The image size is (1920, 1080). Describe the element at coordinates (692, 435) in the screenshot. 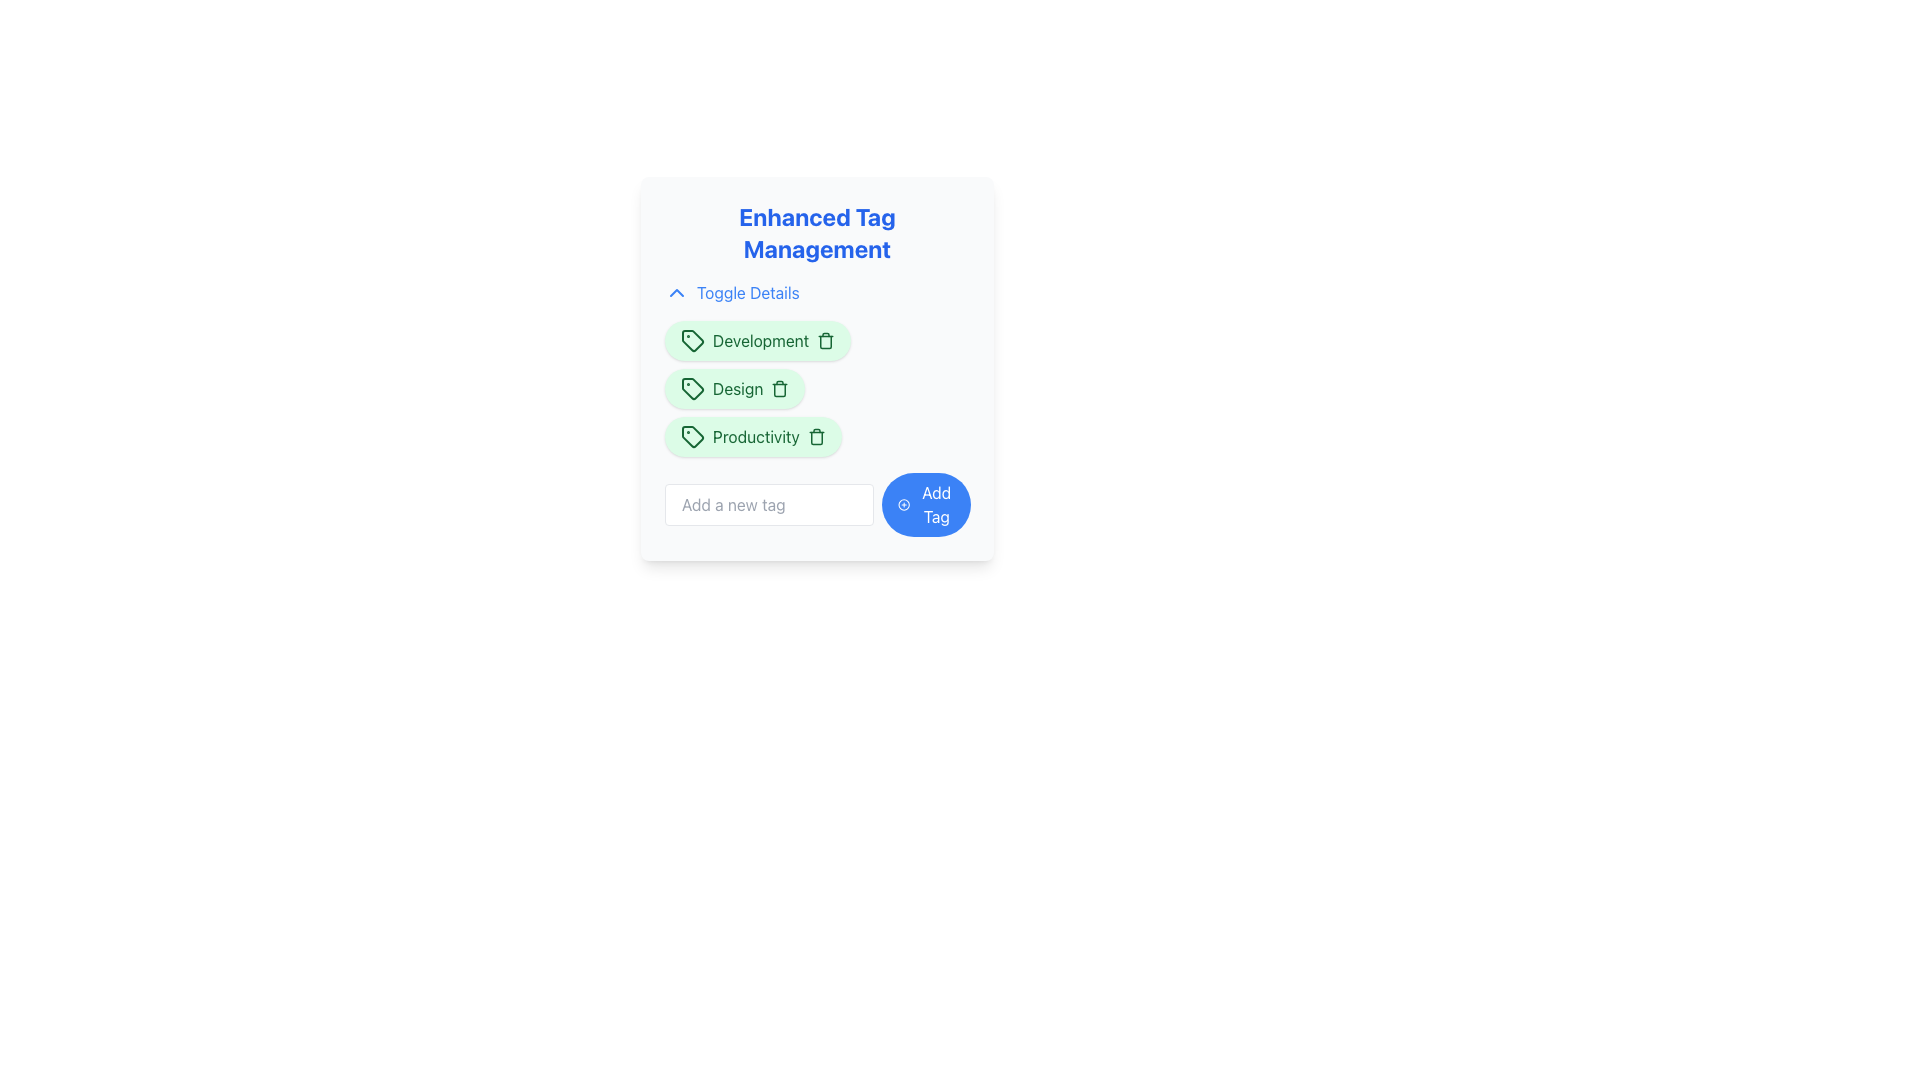

I see `the 'Productivity' tag icon, which is the third item in the list of tags under the 'Enhanced Tag Management' section` at that location.